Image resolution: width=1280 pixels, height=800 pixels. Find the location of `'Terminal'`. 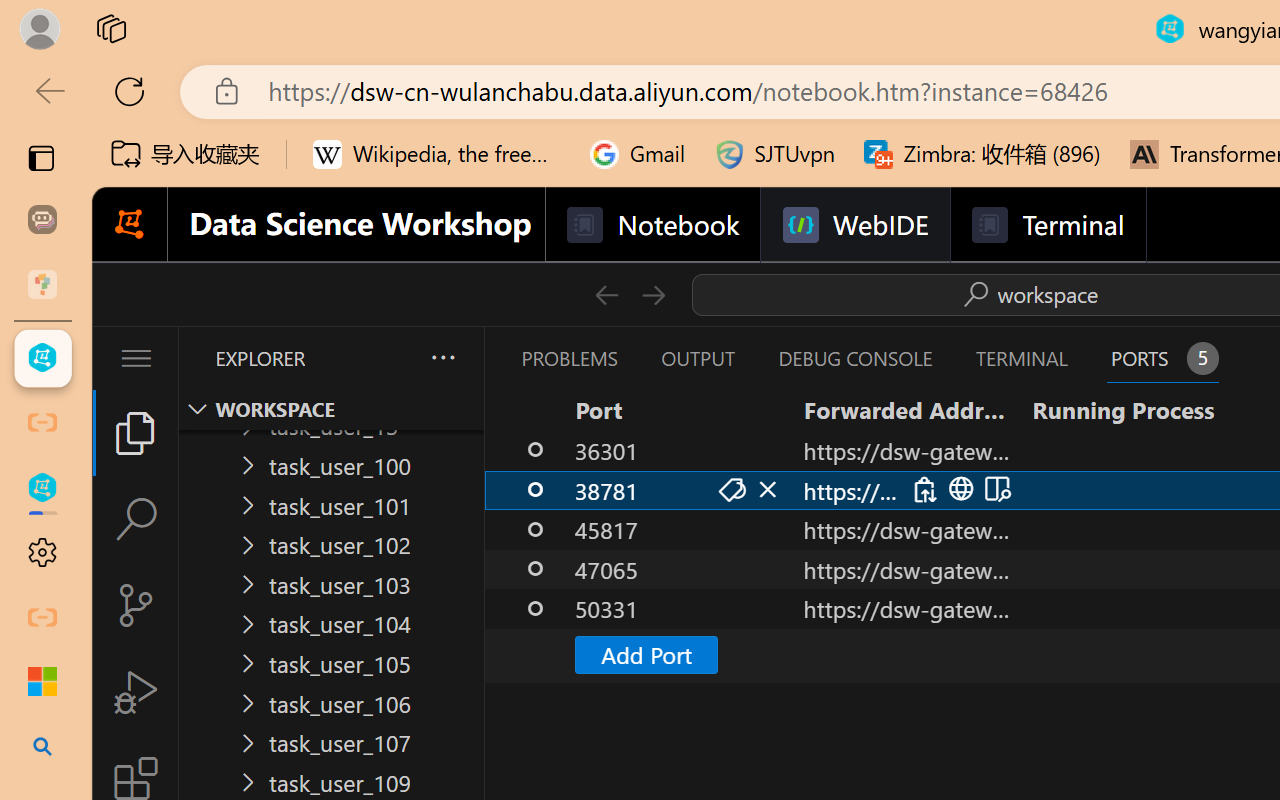

'Terminal' is located at coordinates (1046, 225).